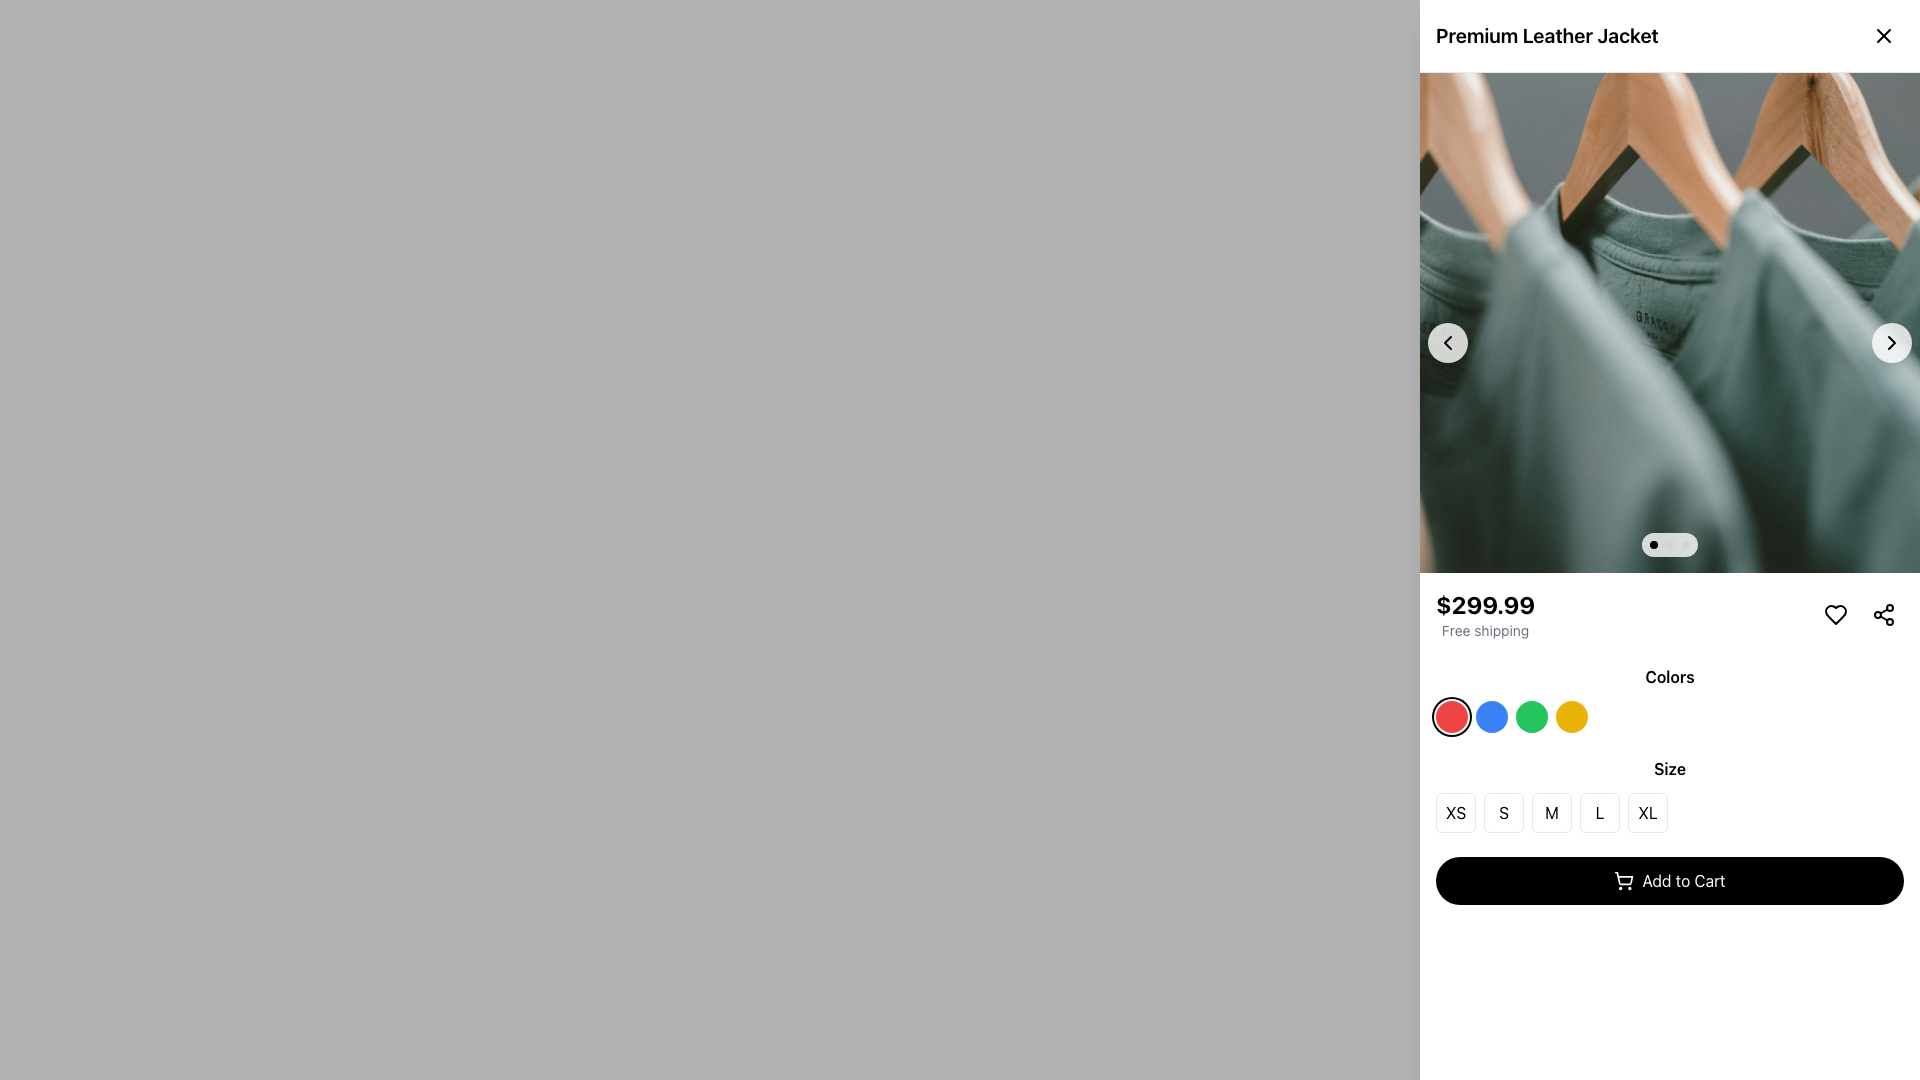  What do you see at coordinates (1836, 613) in the screenshot?
I see `the heart-shaped icon button to favorite the item, which is located near the upper-right corner of the product price and description area` at bounding box center [1836, 613].